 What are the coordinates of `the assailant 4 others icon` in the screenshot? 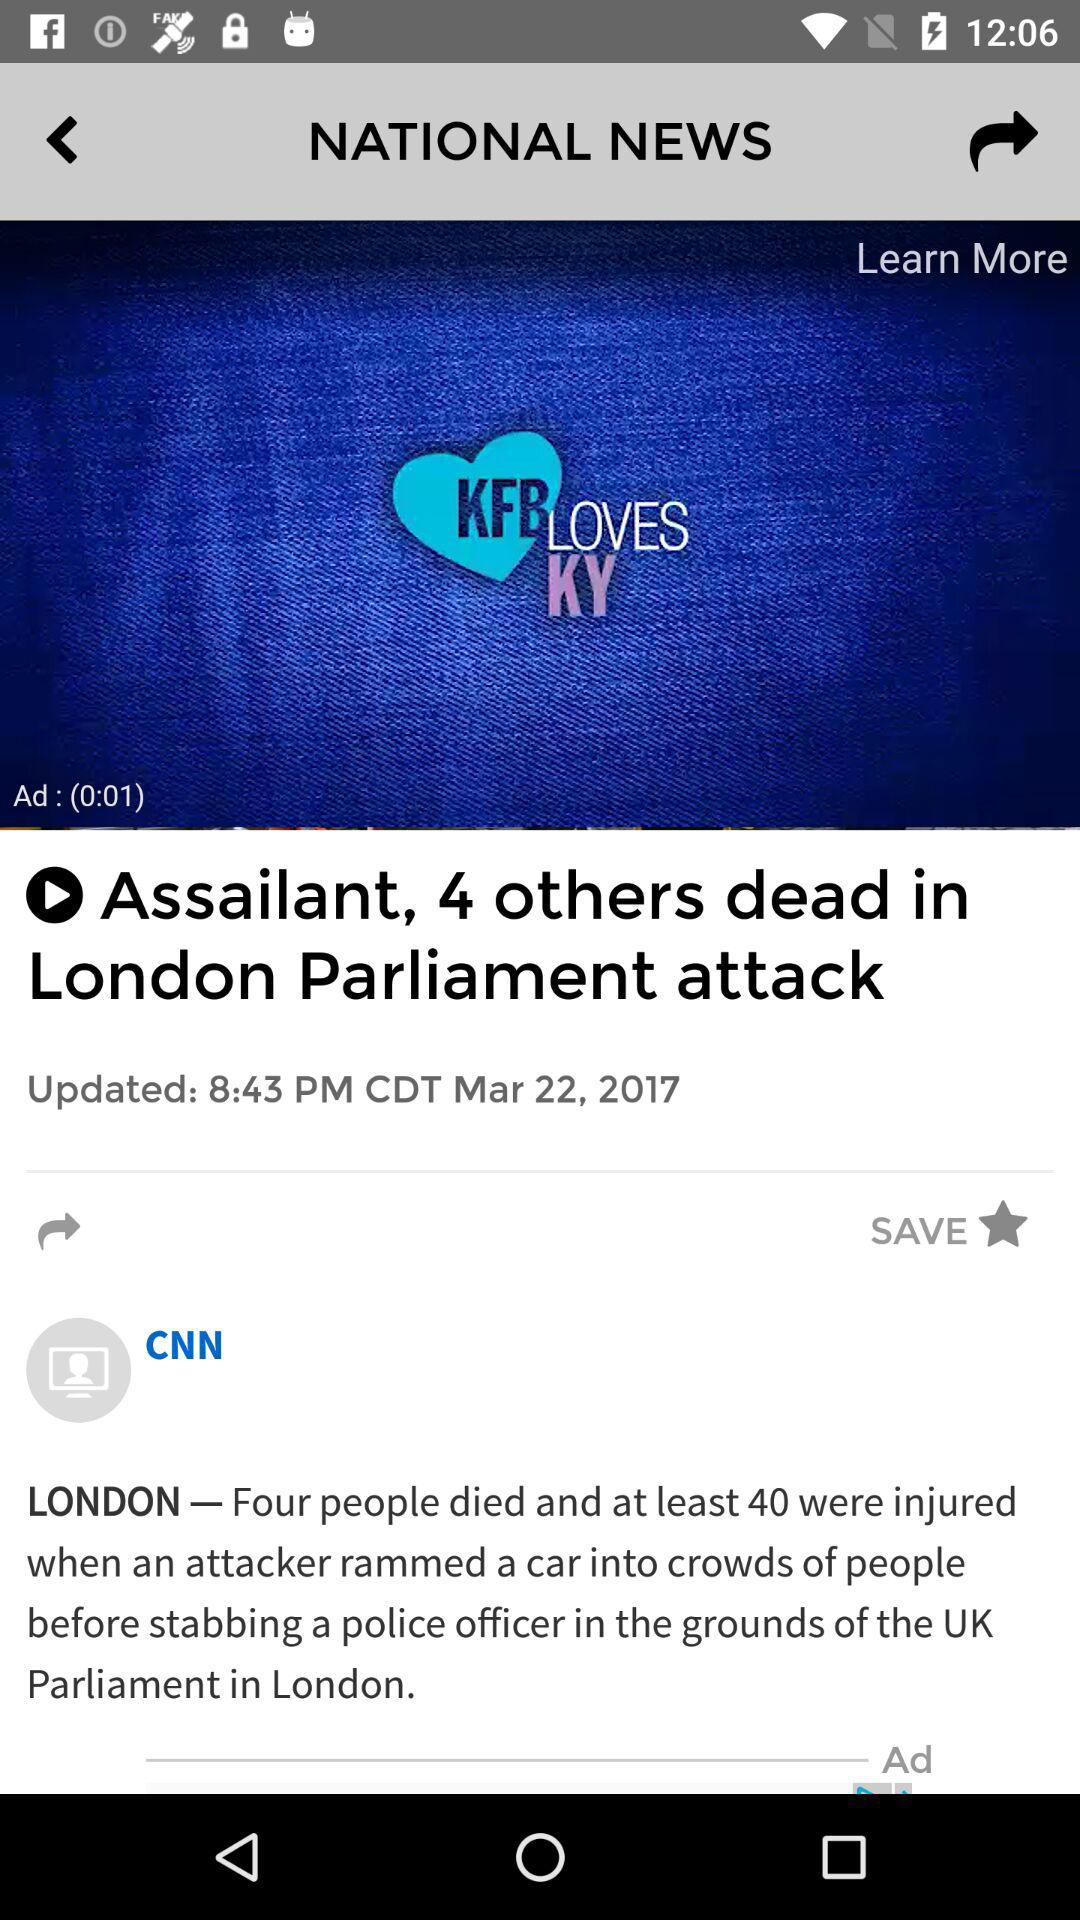 It's located at (540, 935).